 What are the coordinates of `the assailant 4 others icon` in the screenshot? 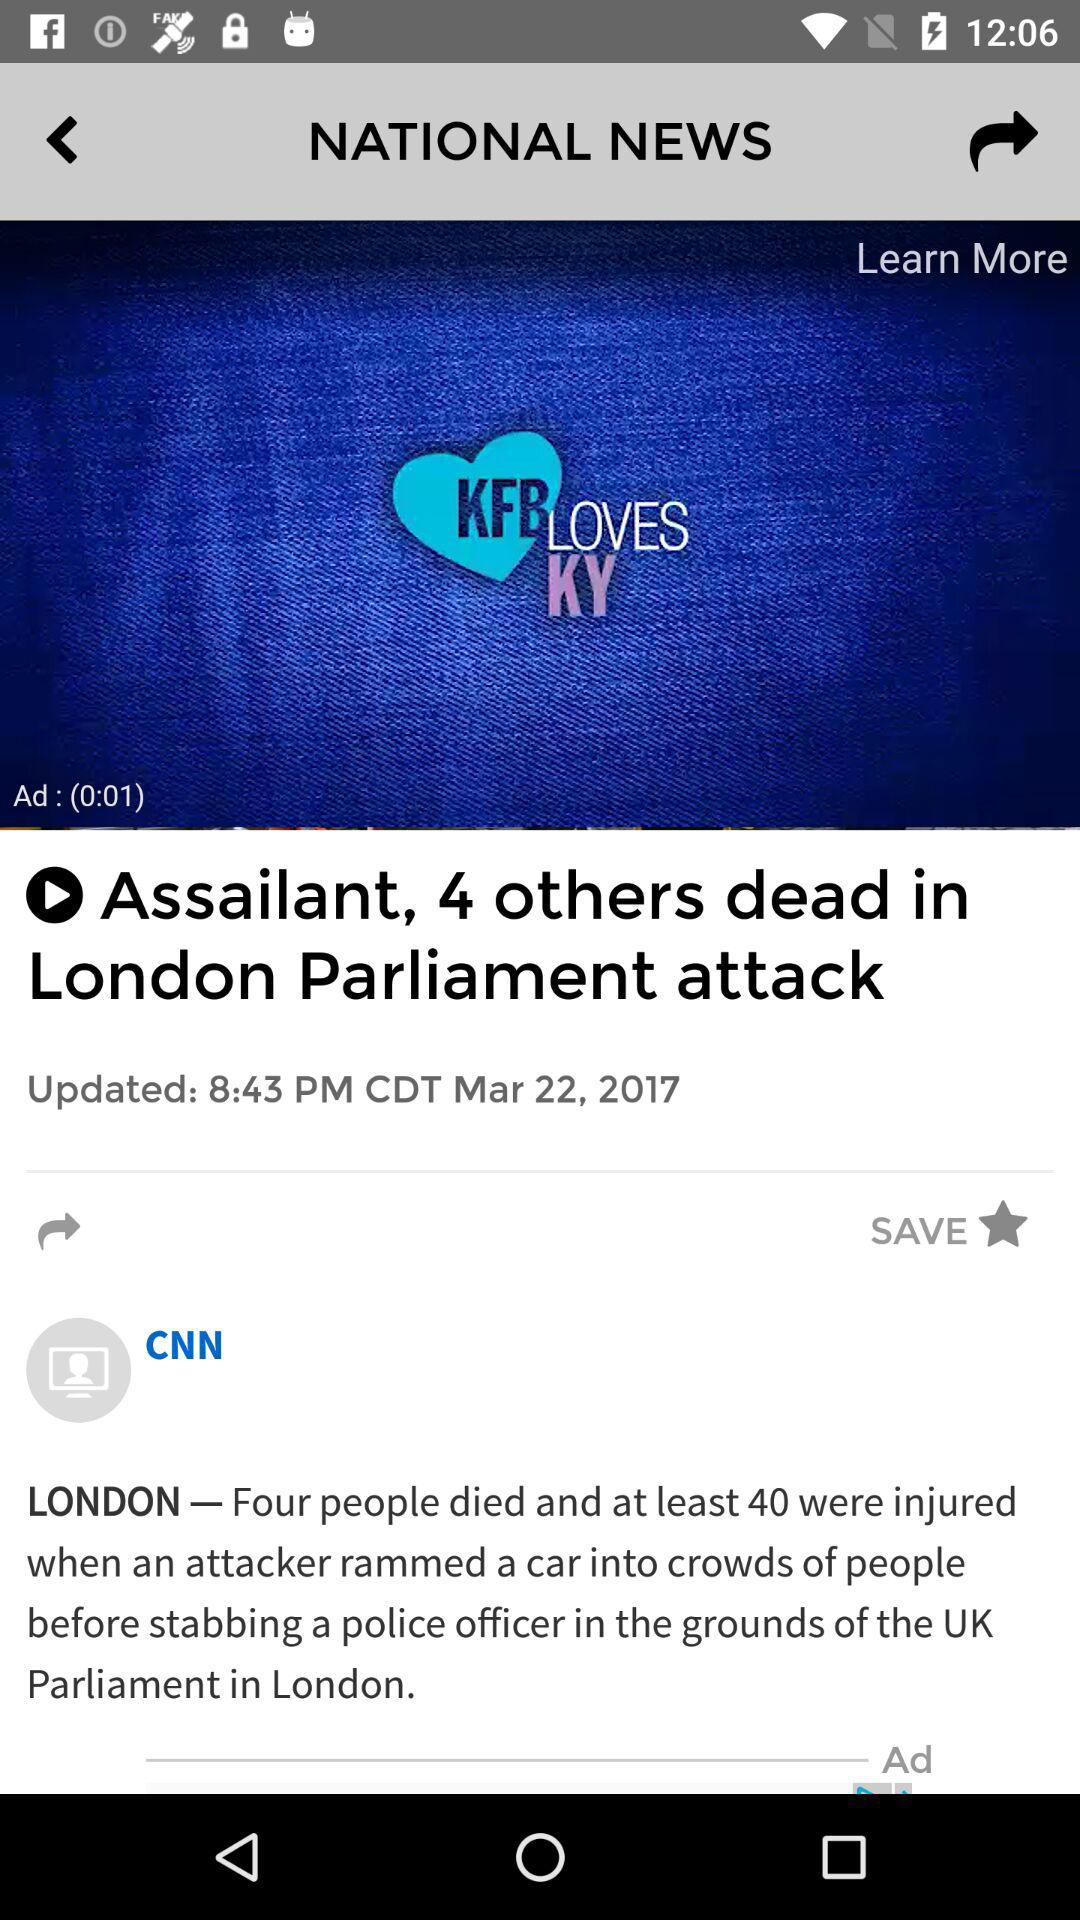 It's located at (540, 935).